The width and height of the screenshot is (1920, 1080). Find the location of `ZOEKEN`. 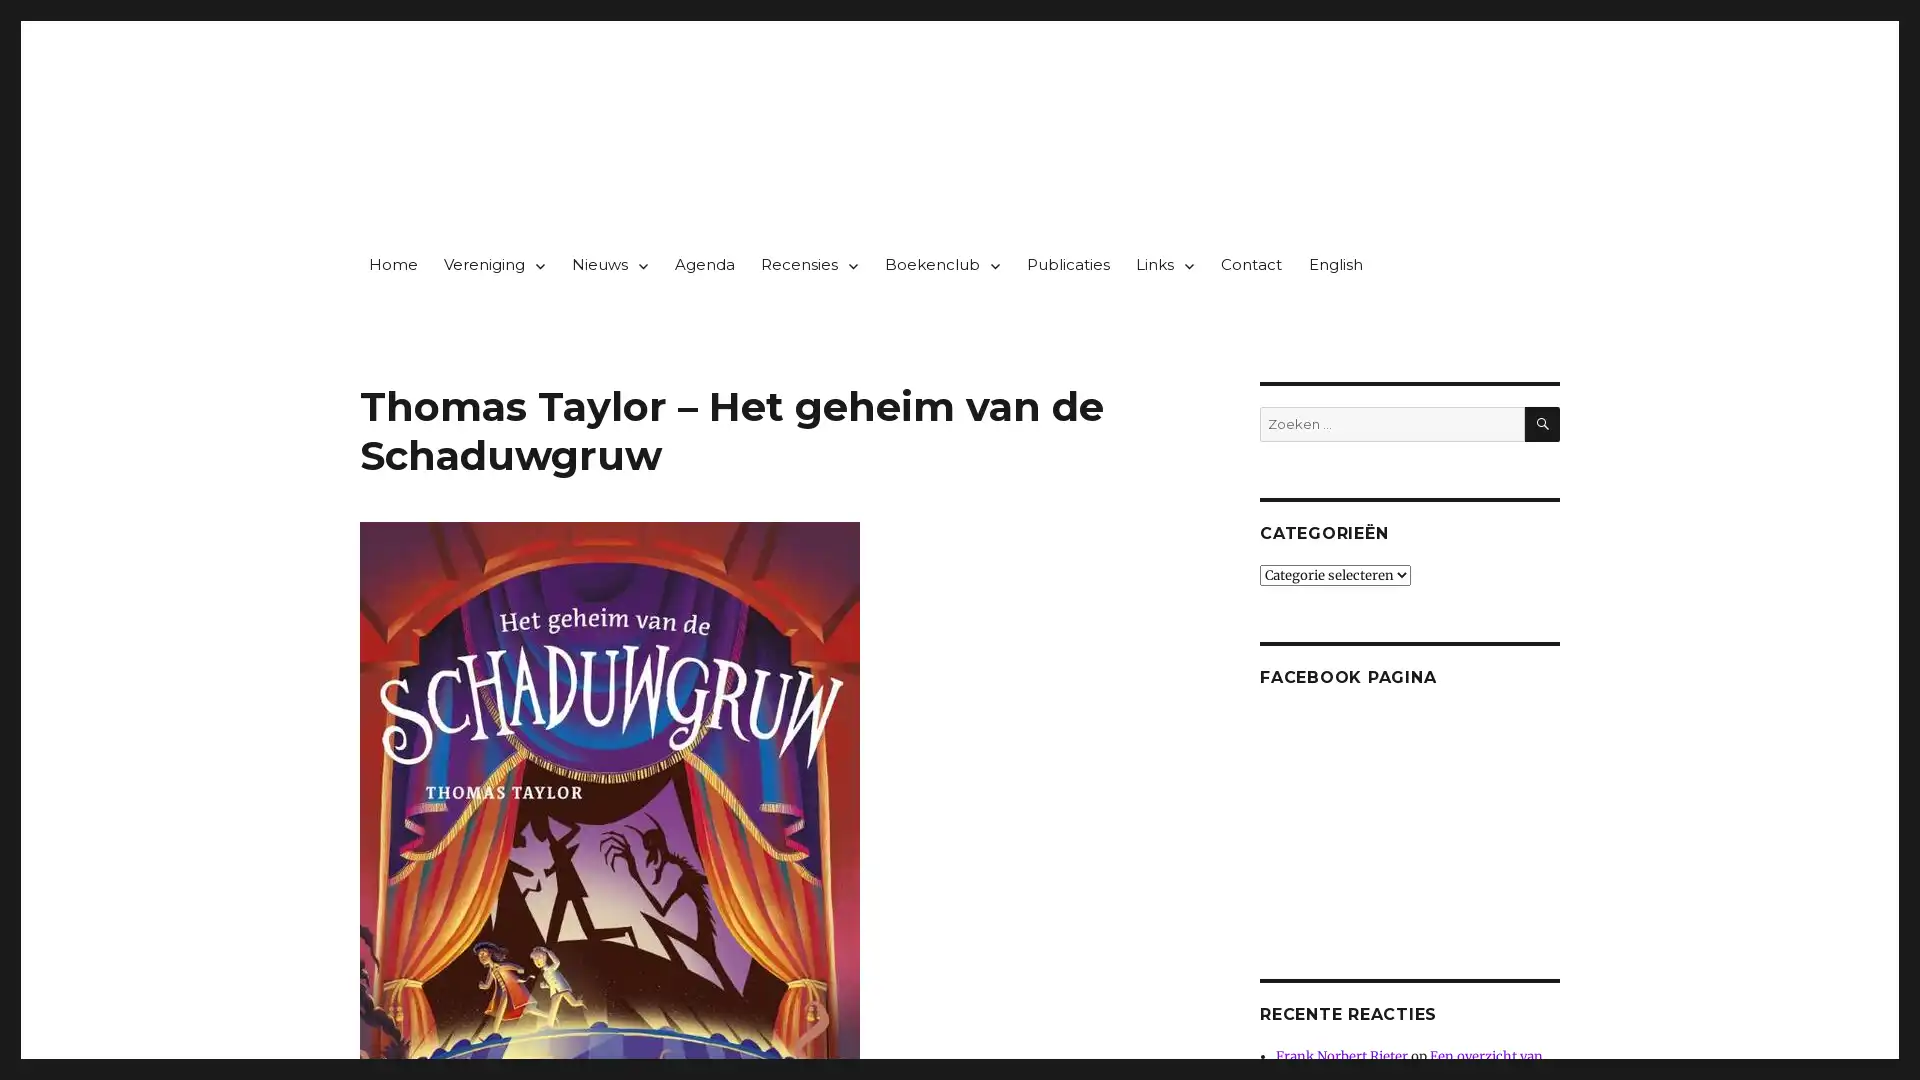

ZOEKEN is located at coordinates (1541, 423).